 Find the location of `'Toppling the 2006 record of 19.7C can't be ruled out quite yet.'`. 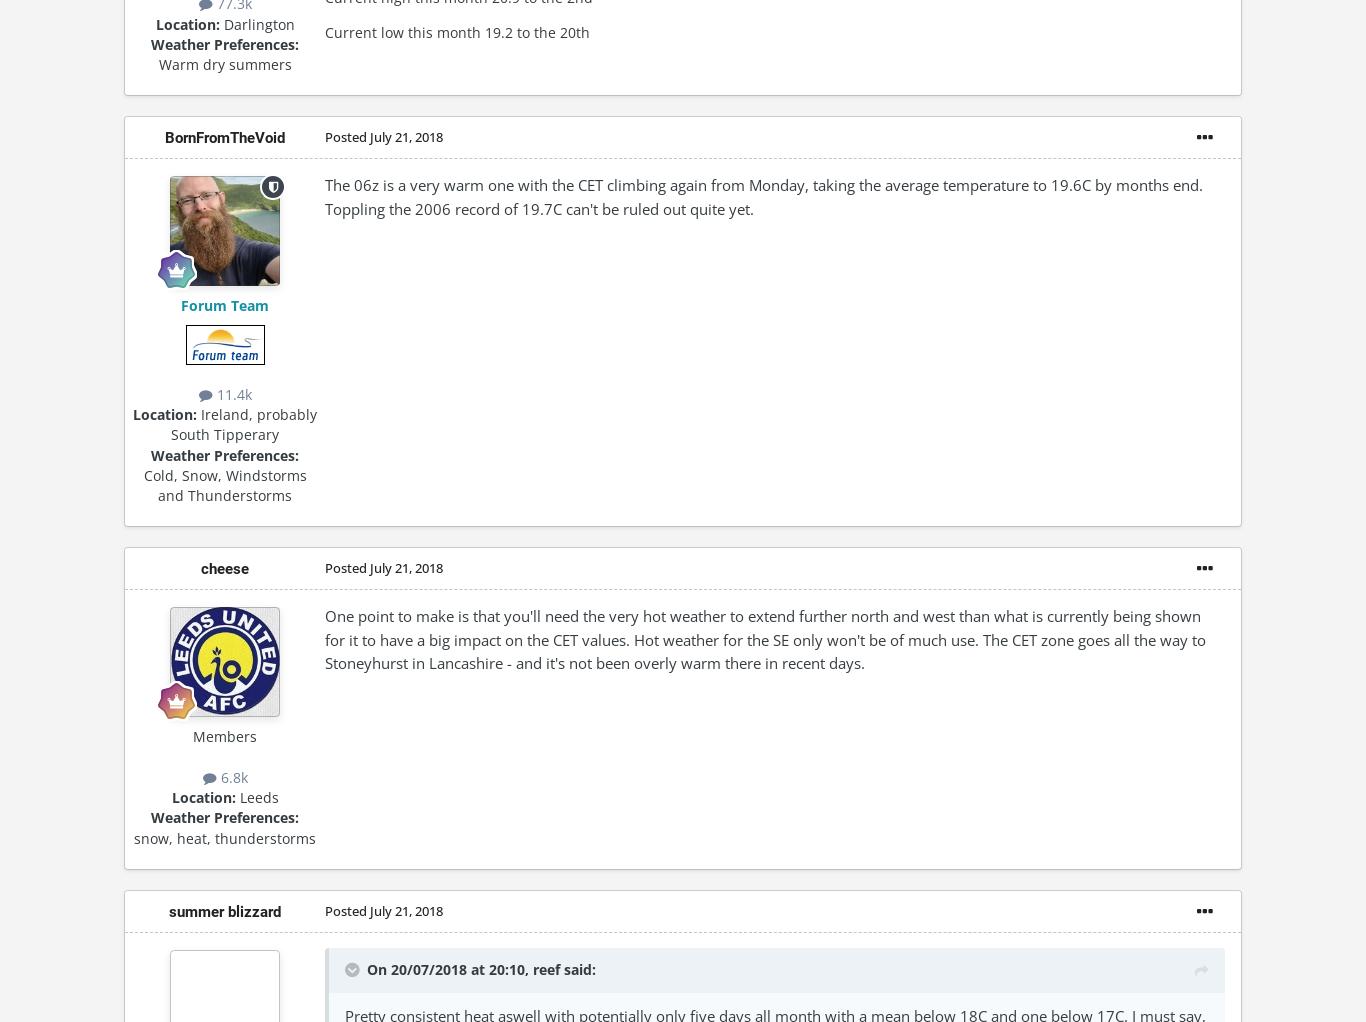

'Toppling the 2006 record of 19.7C can't be ruled out quite yet.' is located at coordinates (539, 207).